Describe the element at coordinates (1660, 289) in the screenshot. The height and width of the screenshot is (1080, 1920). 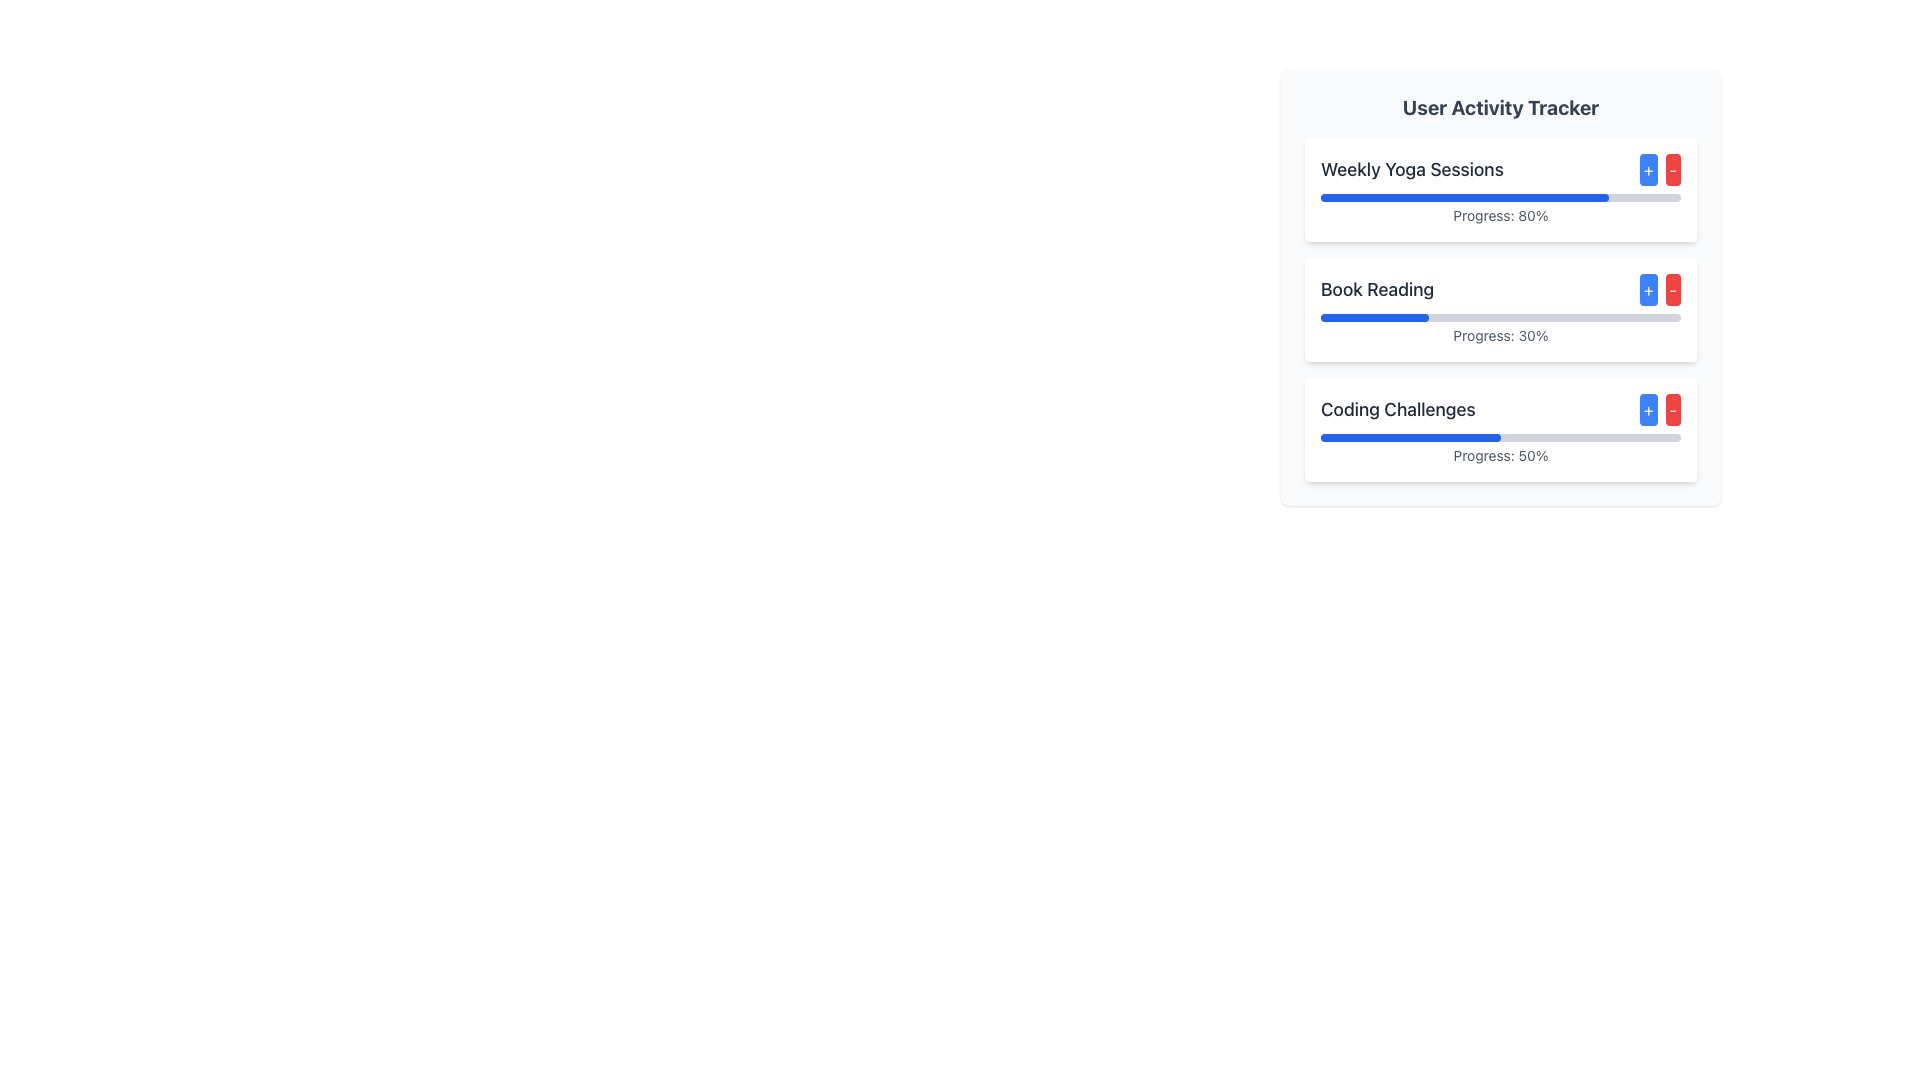
I see `the buttons in the Button Group located in the 'Book Reading' section to increment or decrement the associated value for the 'Book Reading' activity` at that location.